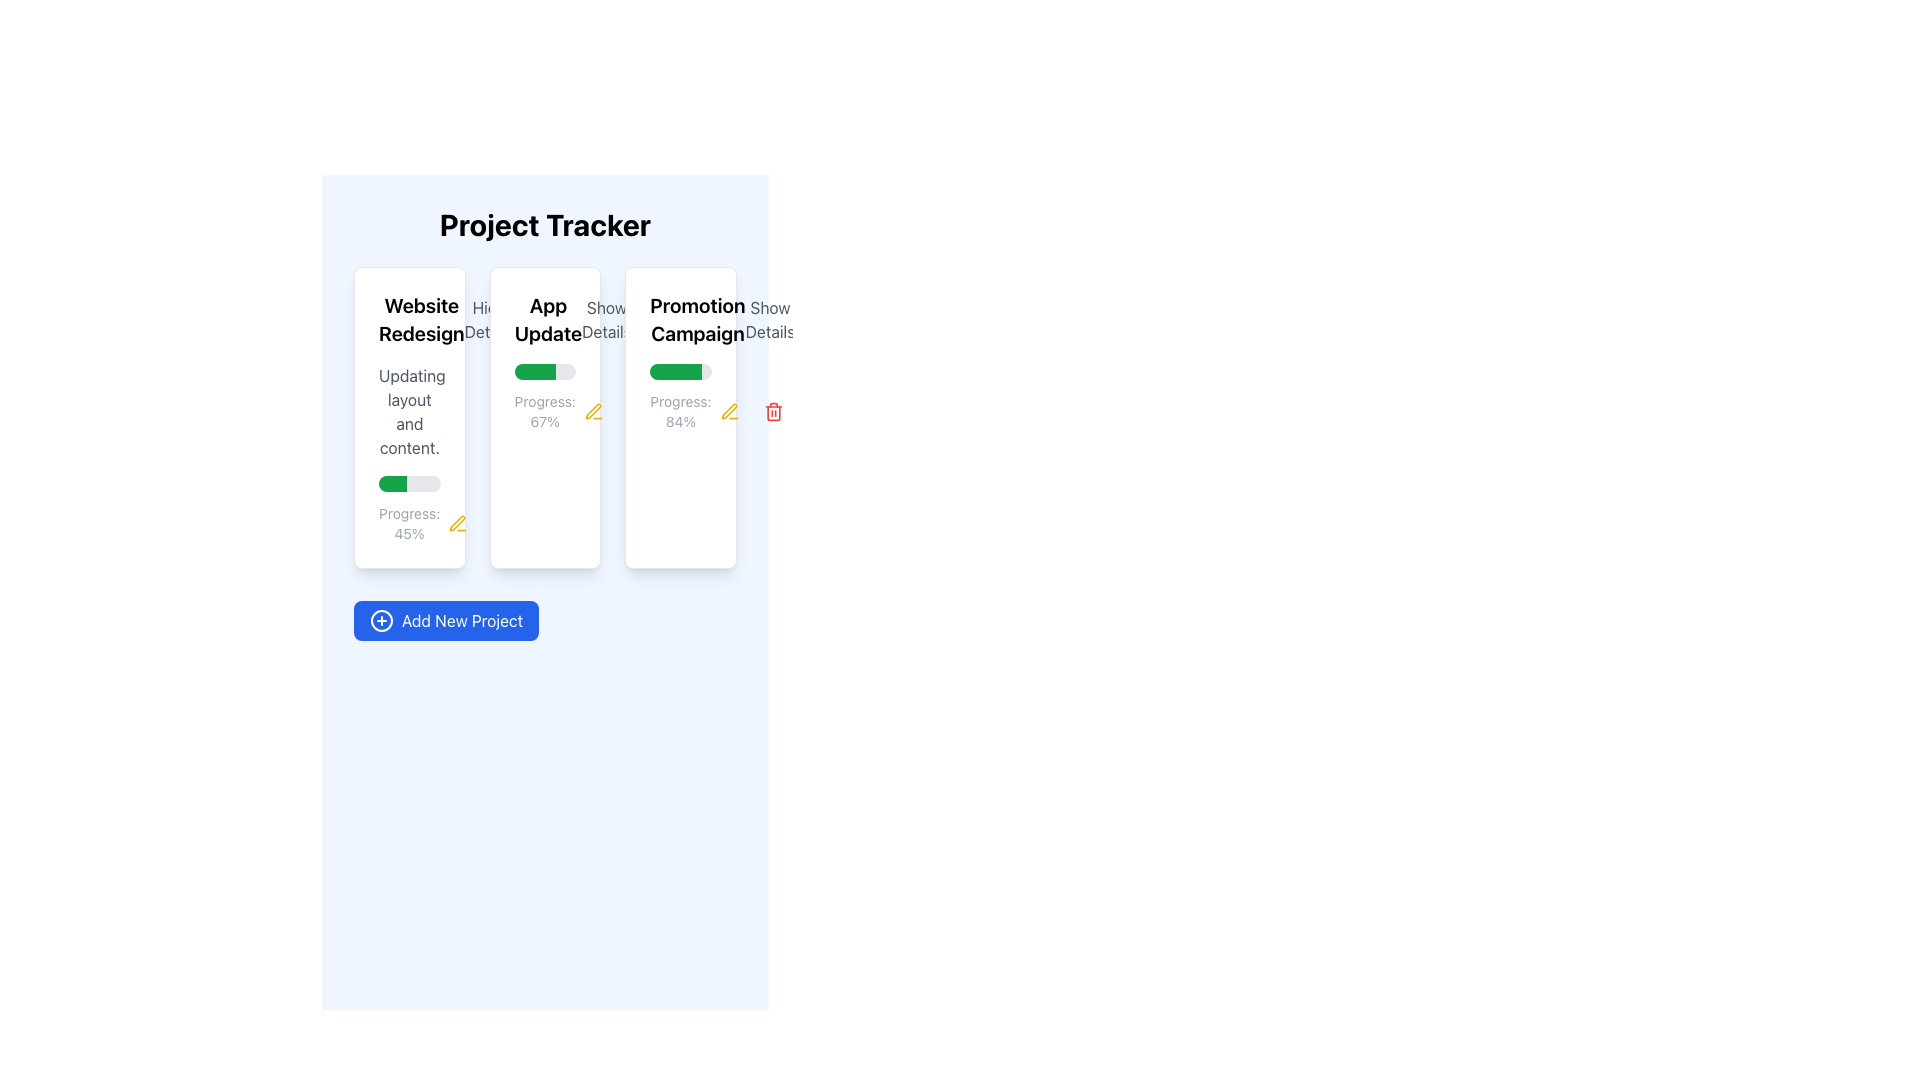 This screenshot has height=1080, width=1920. Describe the element at coordinates (545, 411) in the screenshot. I see `the text label displaying 'Progress: 67%' located within the 'App Update' card, positioned below the green progress bar` at that location.